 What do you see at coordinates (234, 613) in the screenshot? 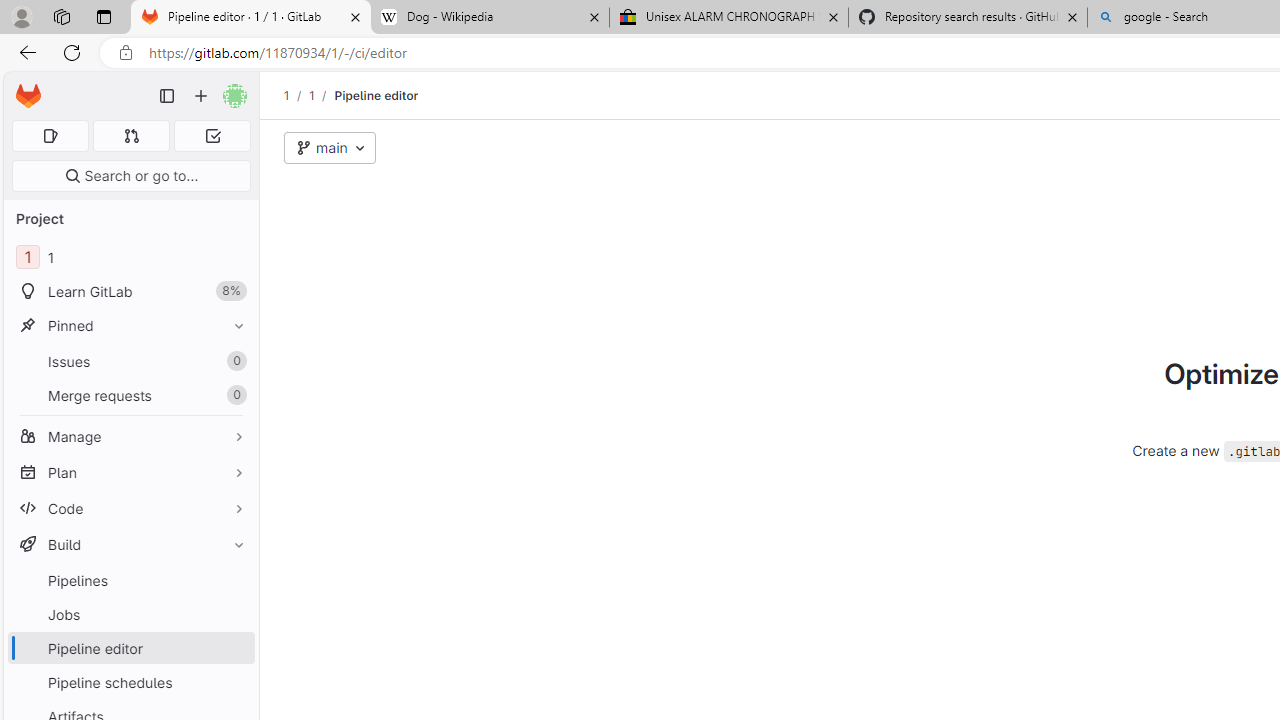
I see `'Pin Jobs'` at bounding box center [234, 613].